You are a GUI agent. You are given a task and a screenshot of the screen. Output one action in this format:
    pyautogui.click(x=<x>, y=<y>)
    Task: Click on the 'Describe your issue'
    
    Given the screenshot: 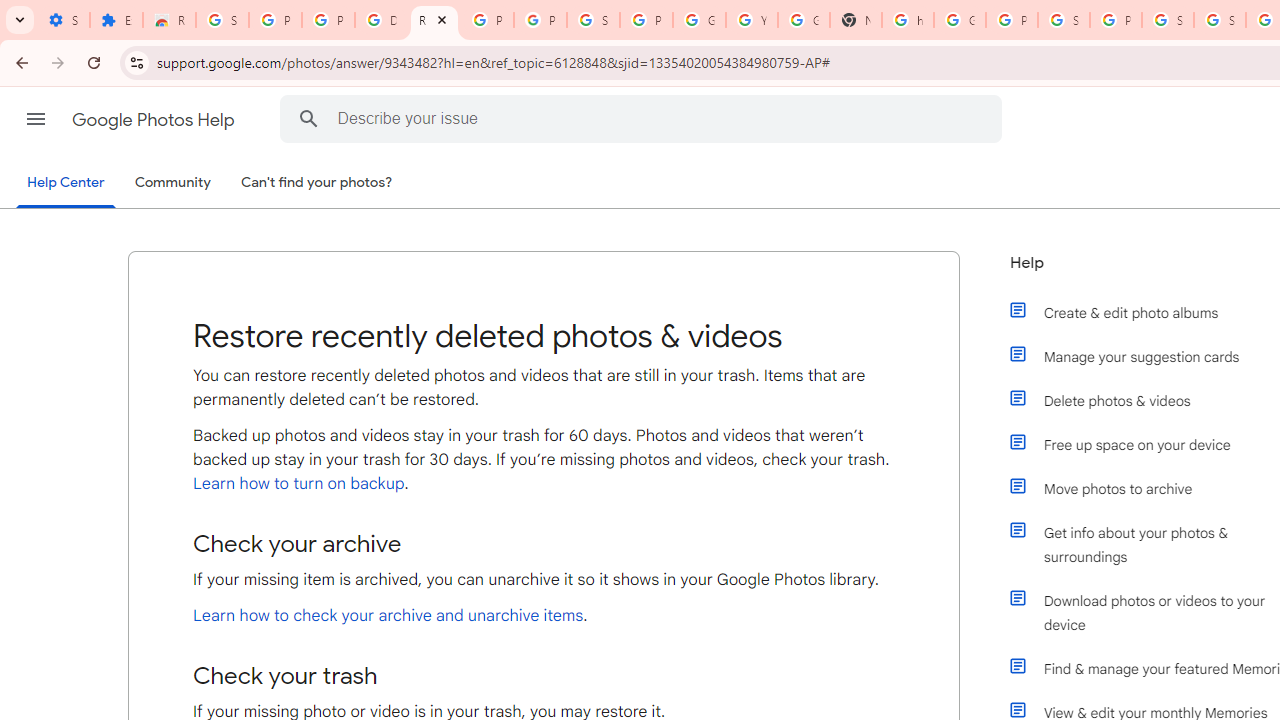 What is the action you would take?
    pyautogui.click(x=645, y=118)
    